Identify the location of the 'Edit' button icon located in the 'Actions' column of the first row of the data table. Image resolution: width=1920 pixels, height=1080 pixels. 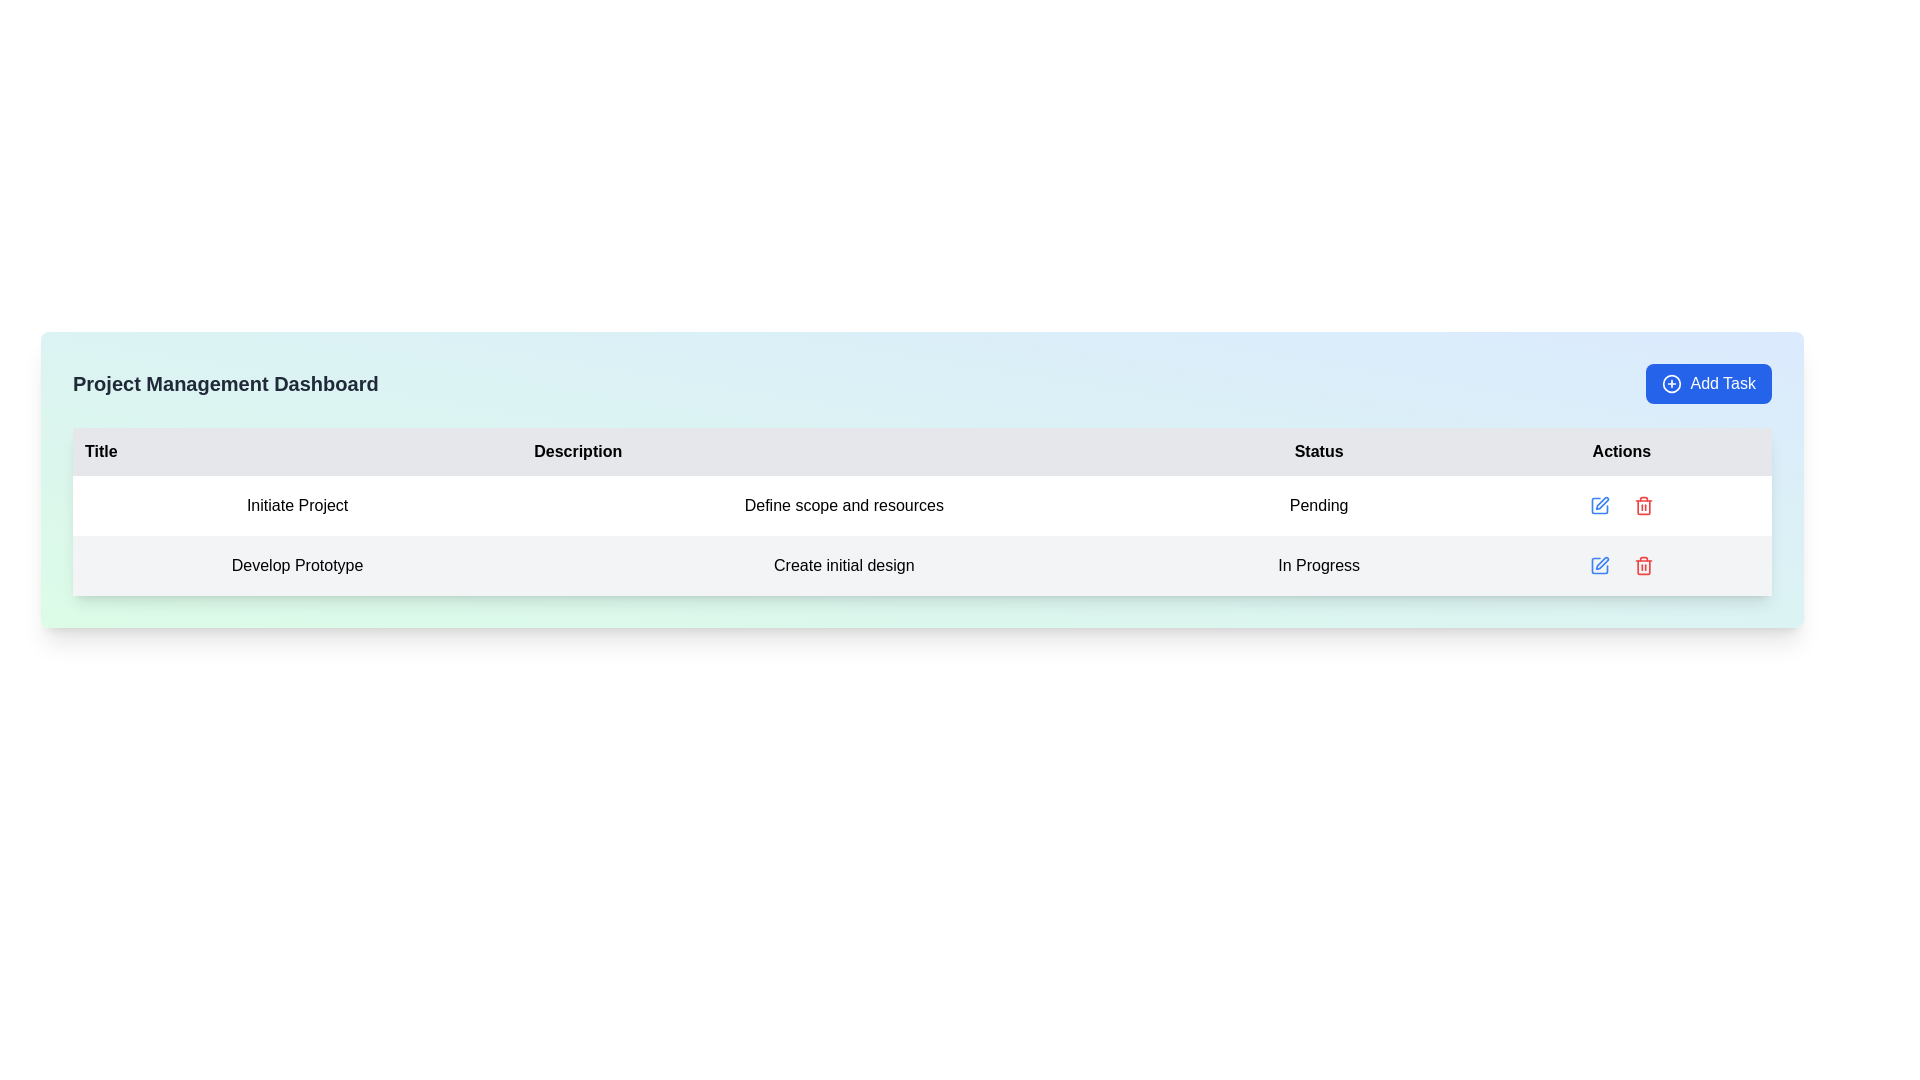
(1602, 502).